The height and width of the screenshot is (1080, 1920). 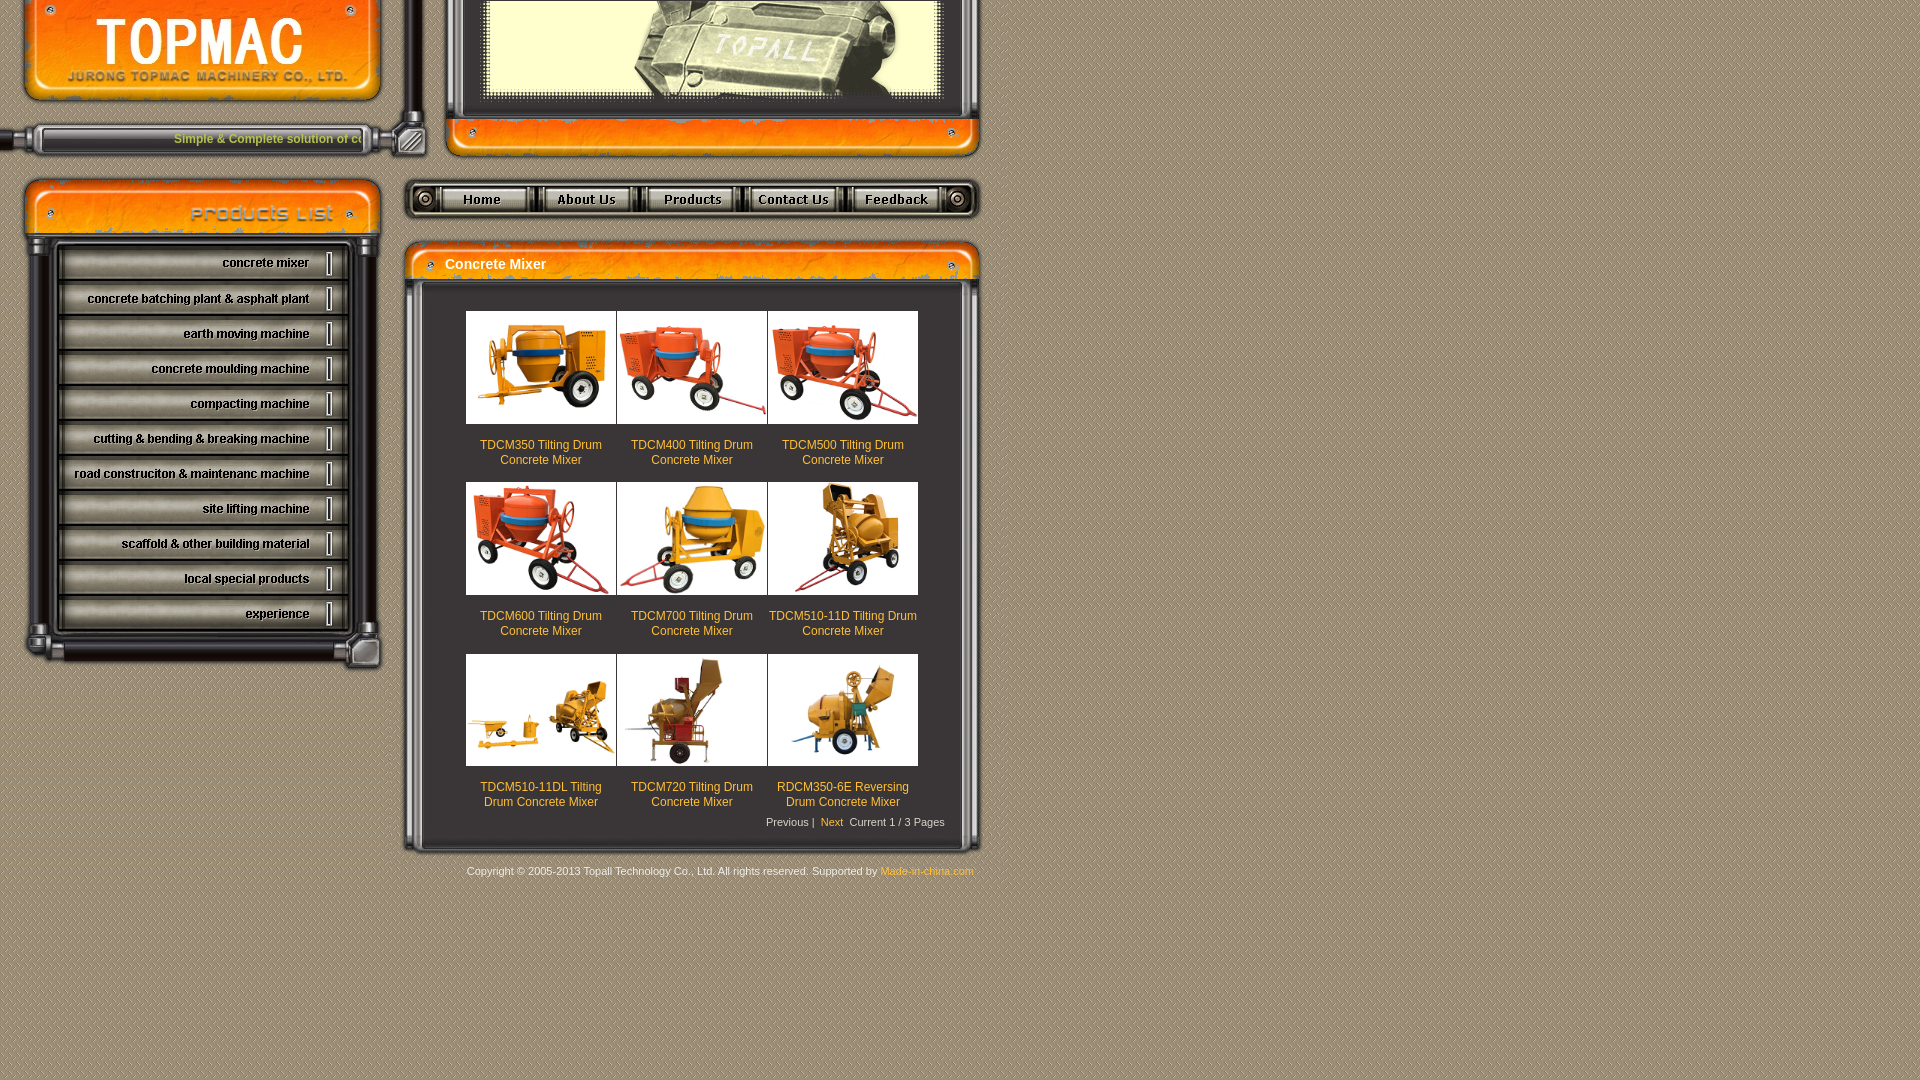 I want to click on 'Next', so click(x=820, y=821).